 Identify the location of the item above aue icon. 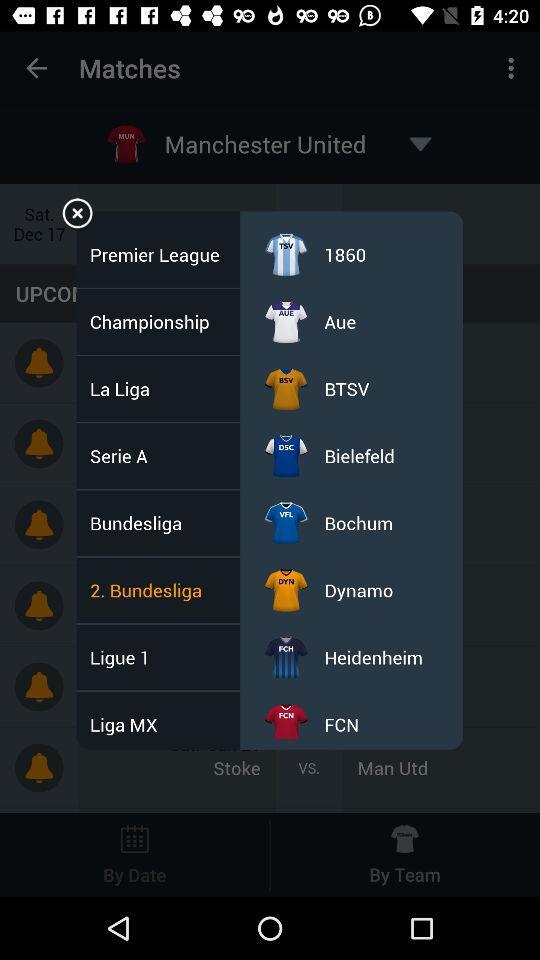
(344, 253).